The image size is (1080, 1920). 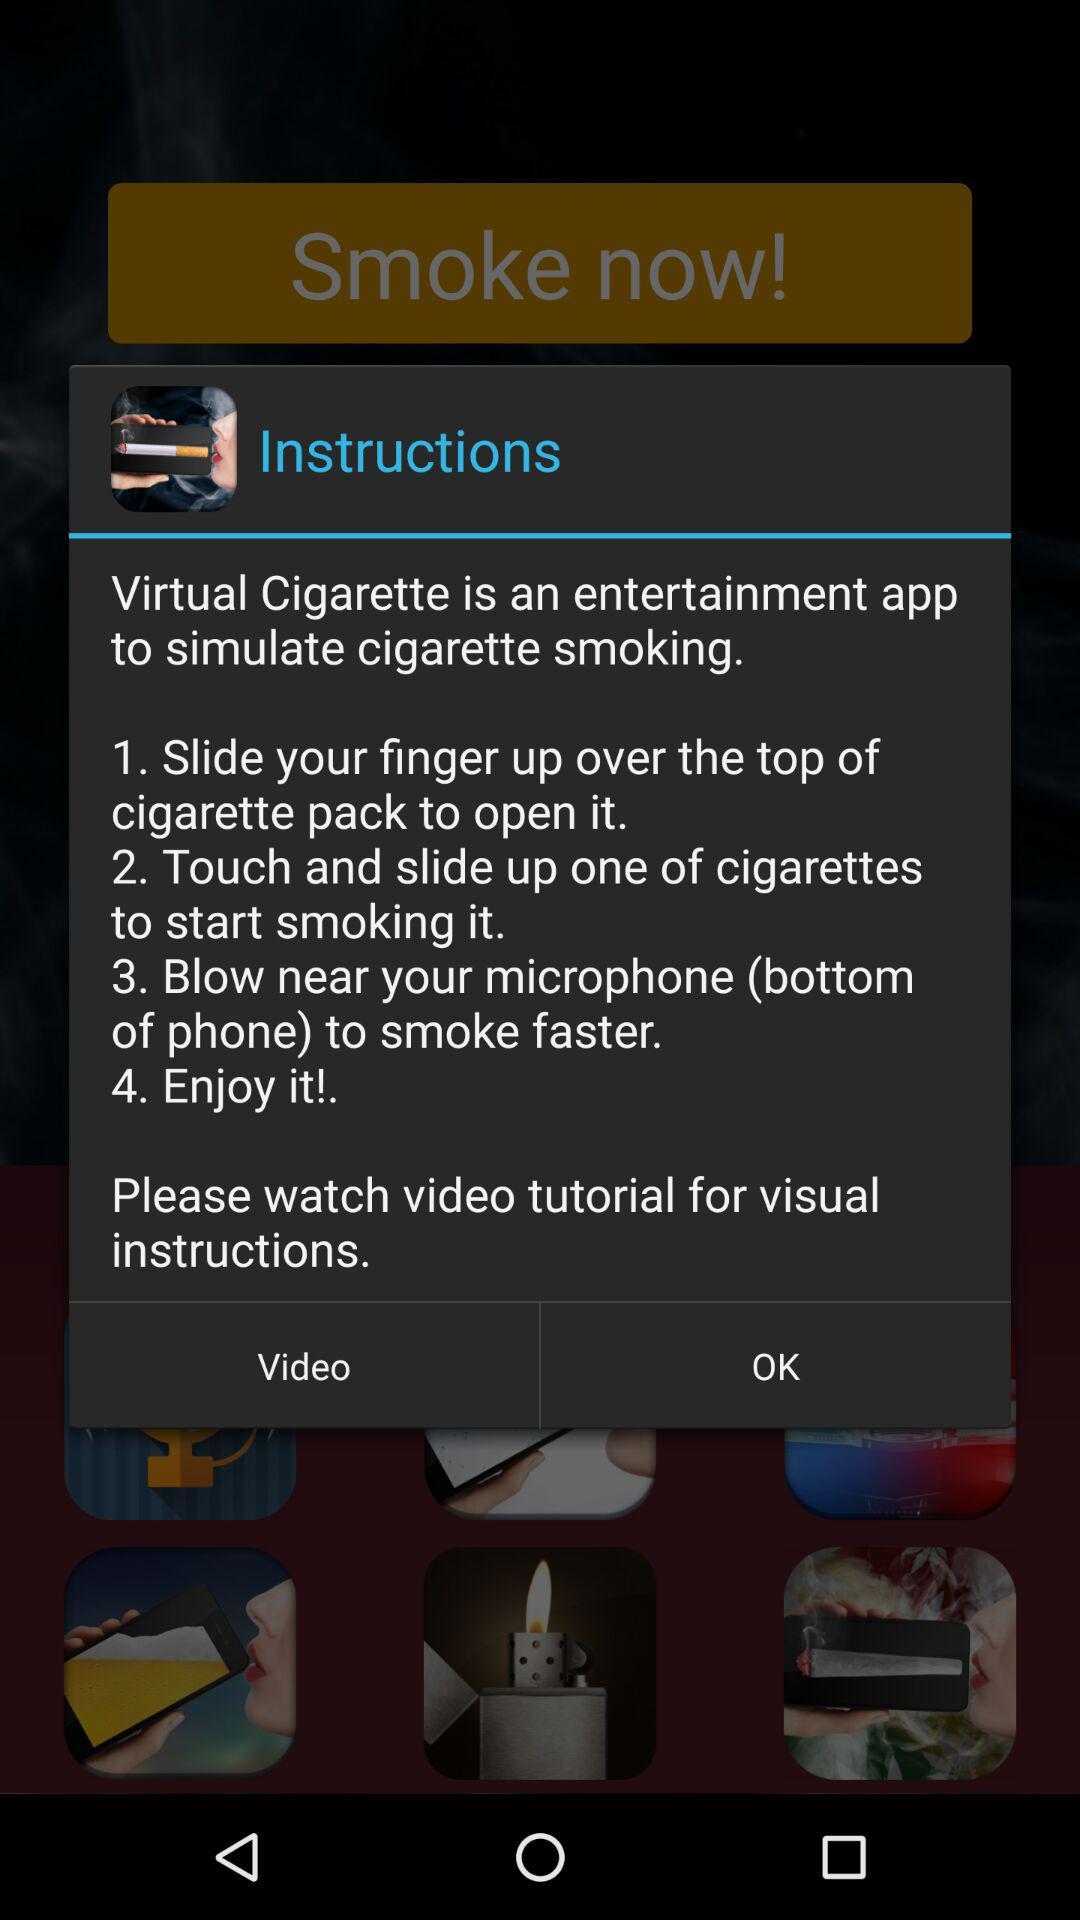 I want to click on video button, so click(x=304, y=1364).